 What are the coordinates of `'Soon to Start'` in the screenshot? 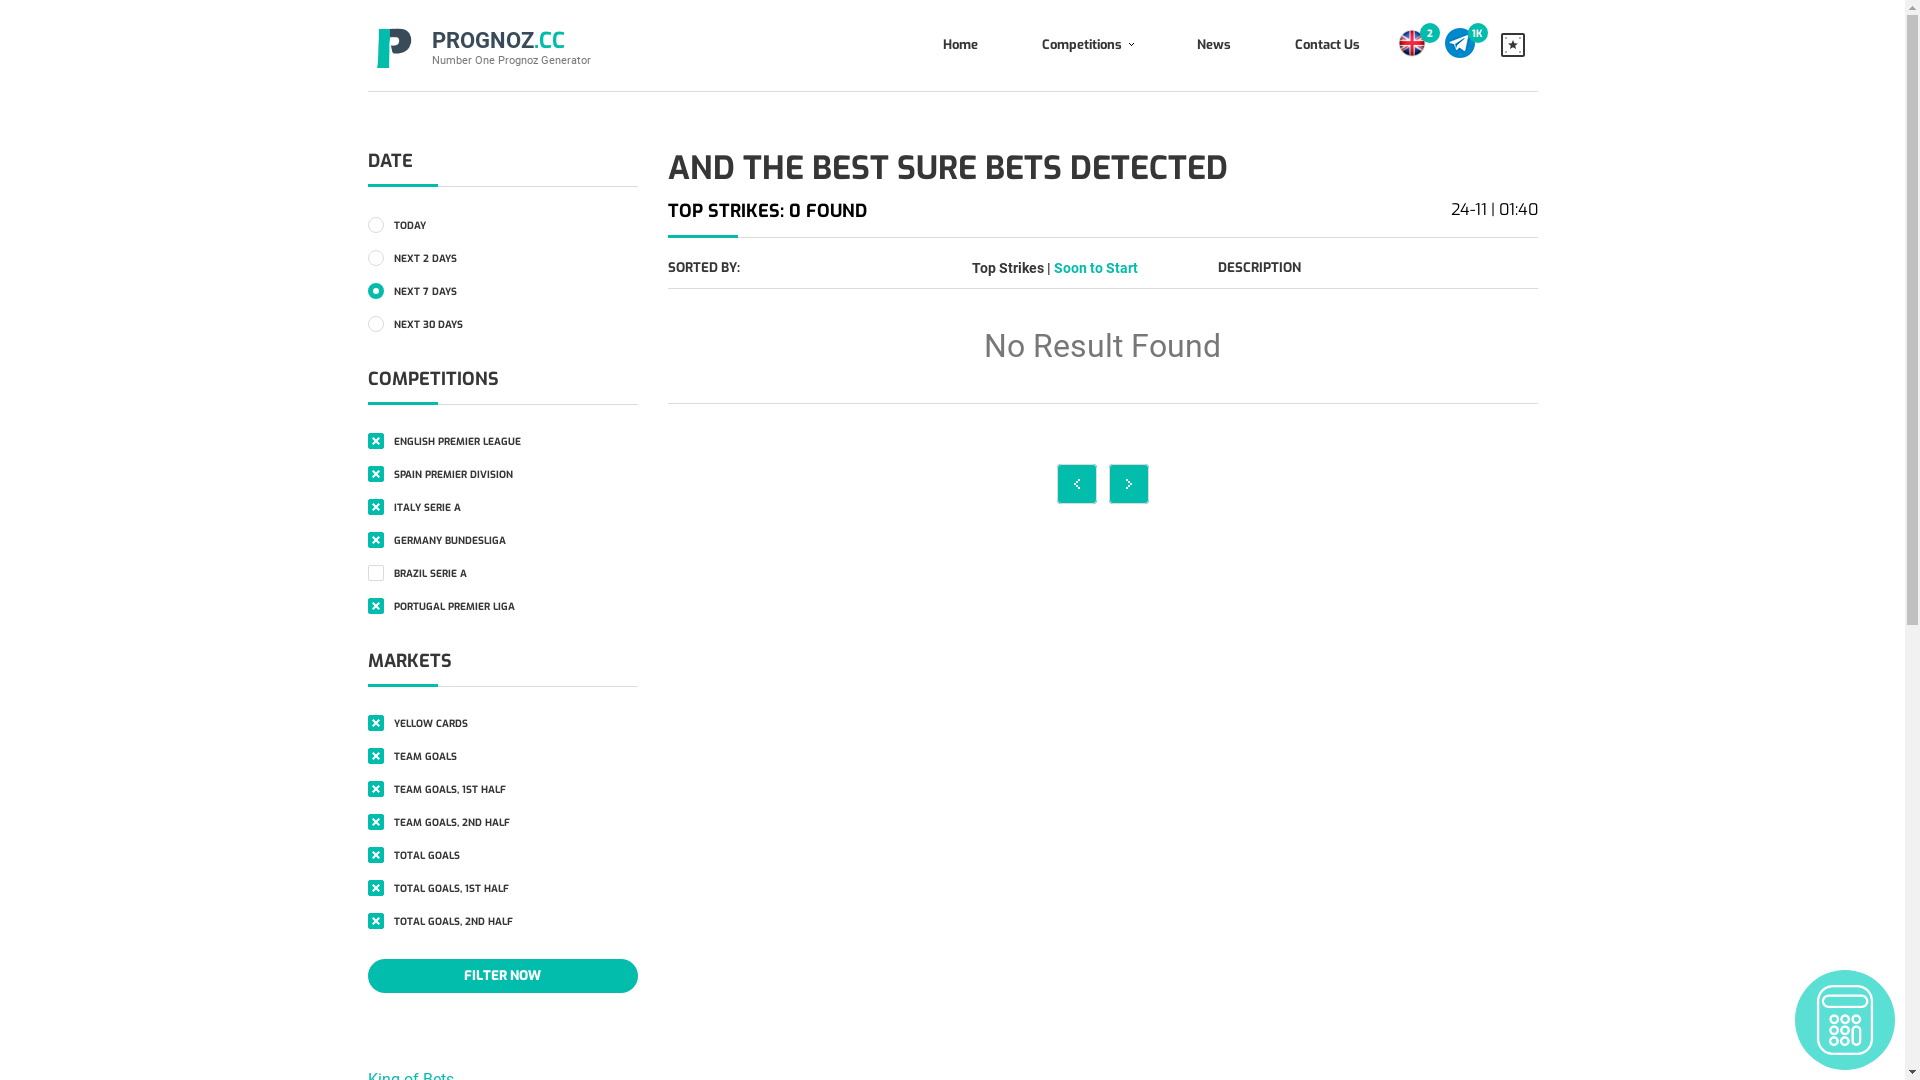 It's located at (1053, 266).